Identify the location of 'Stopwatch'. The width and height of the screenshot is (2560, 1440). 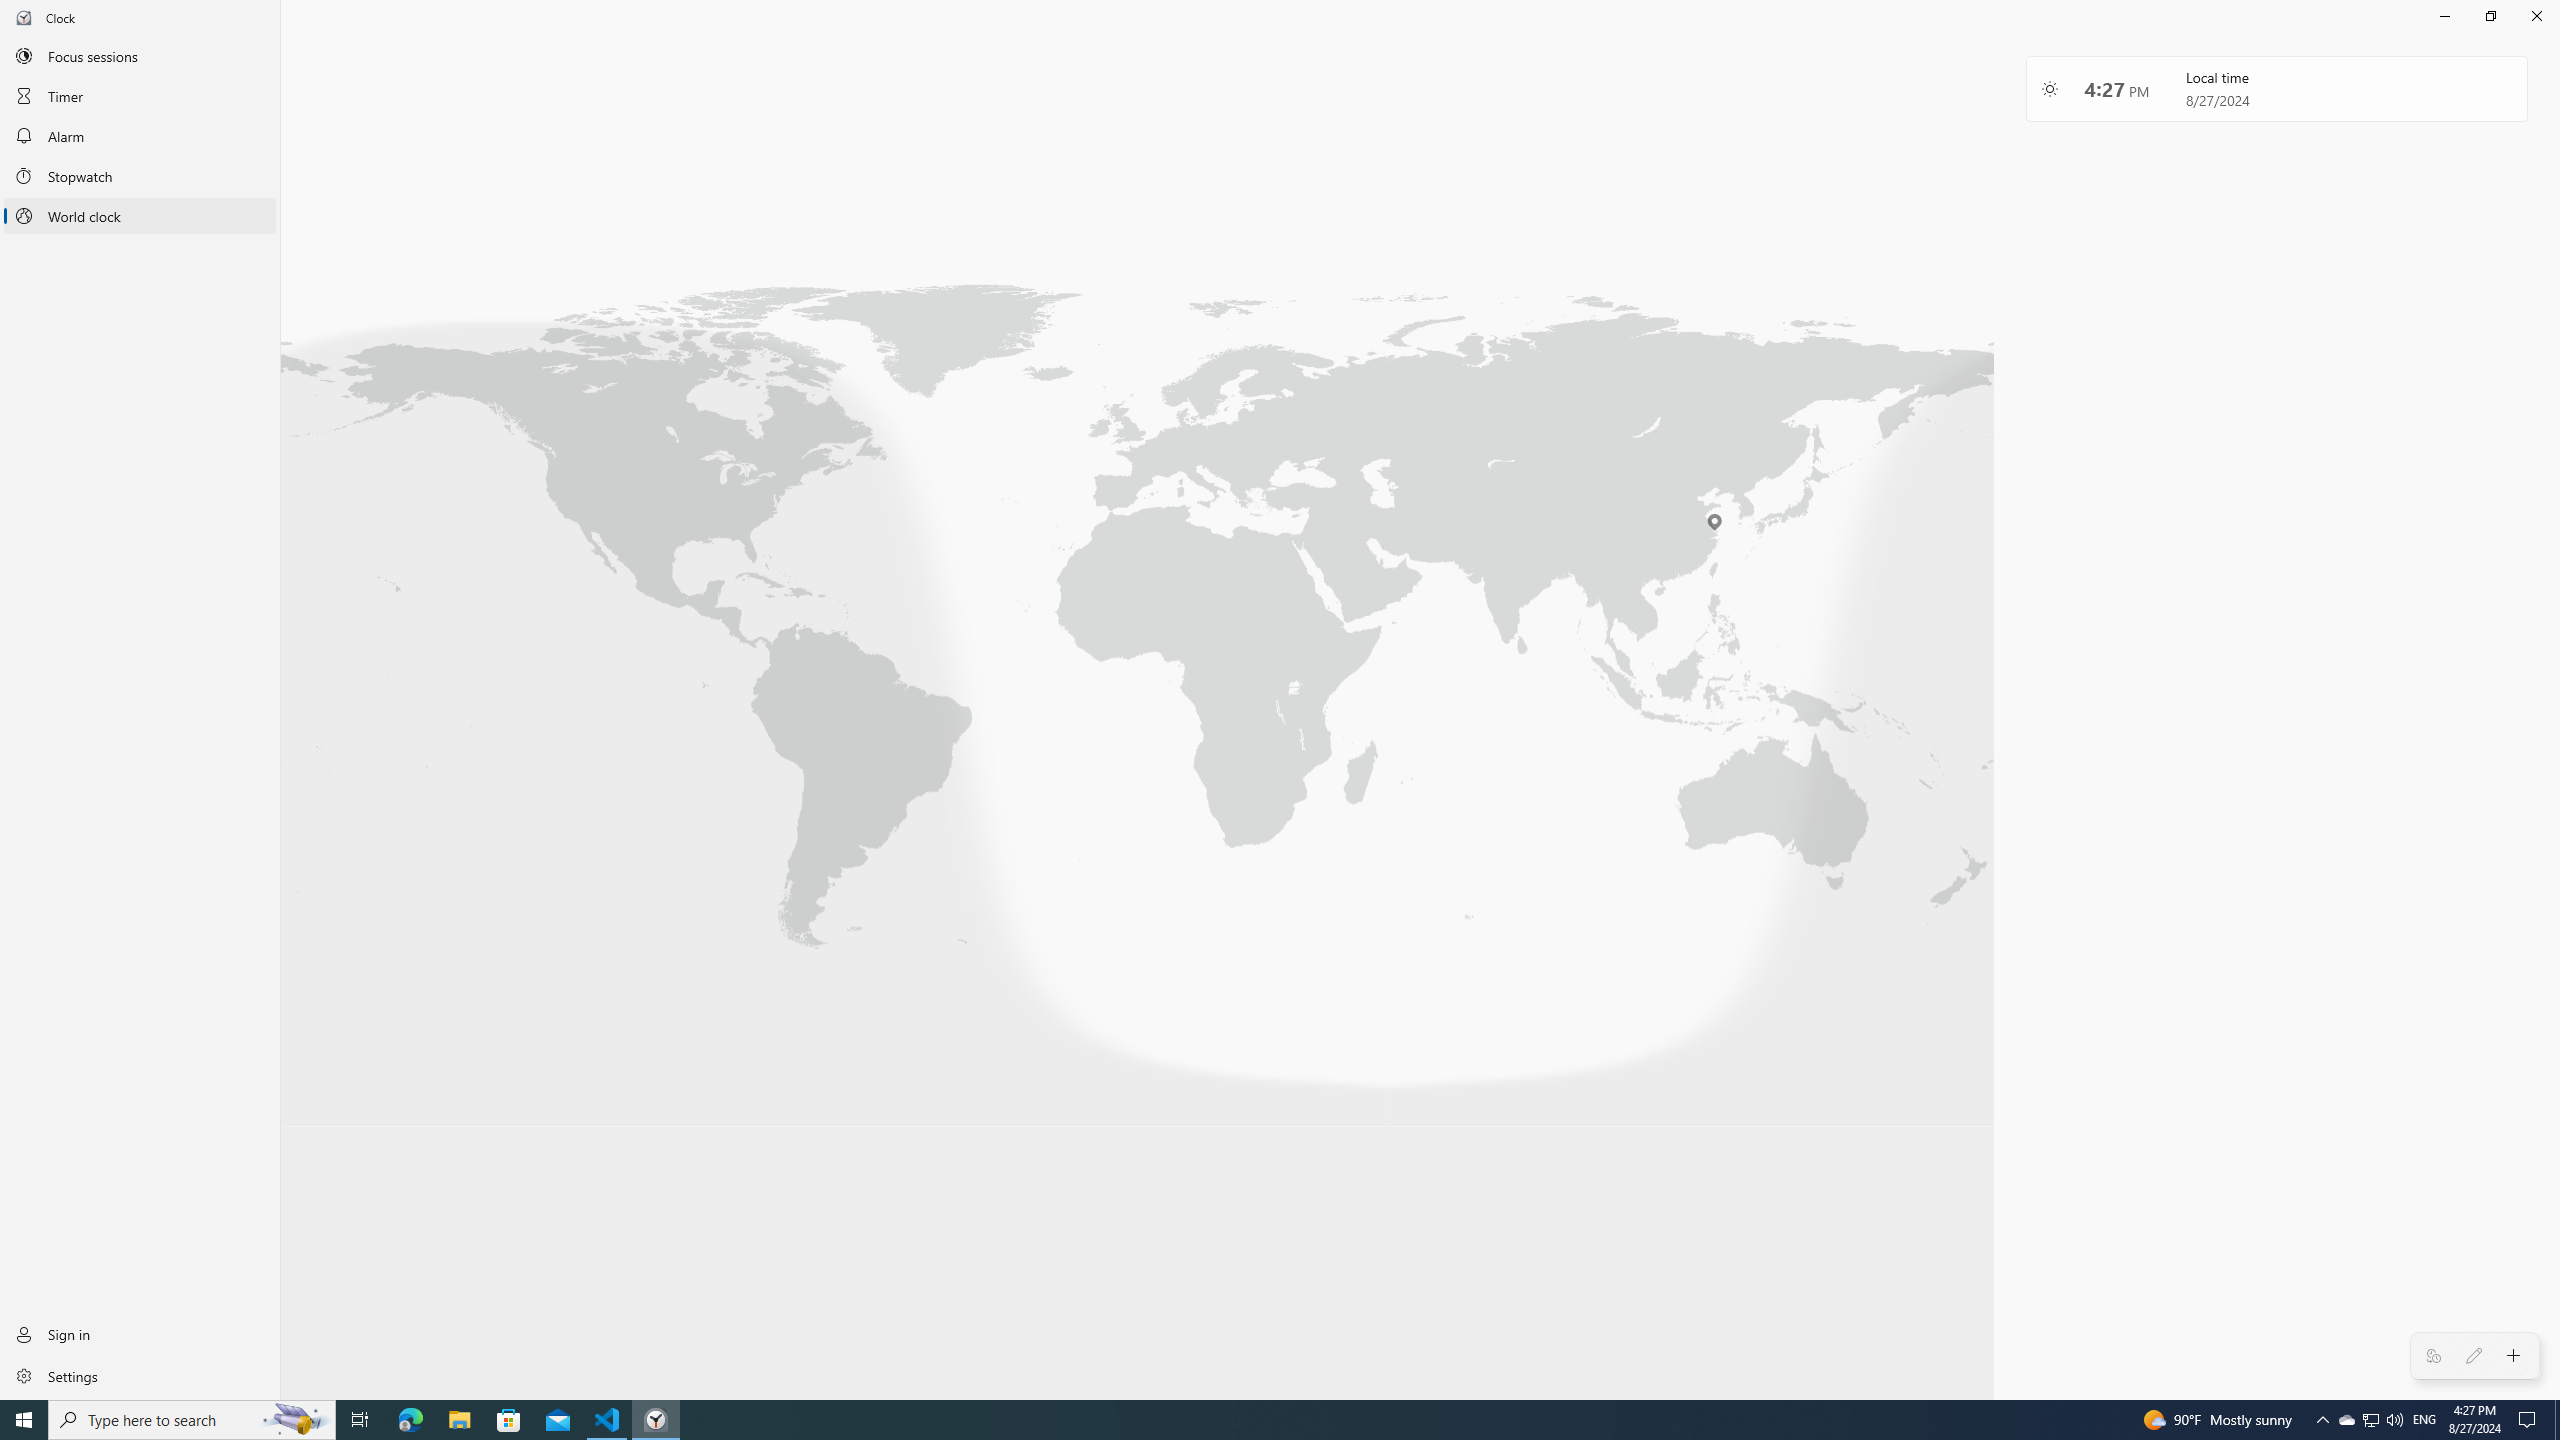
(139, 176).